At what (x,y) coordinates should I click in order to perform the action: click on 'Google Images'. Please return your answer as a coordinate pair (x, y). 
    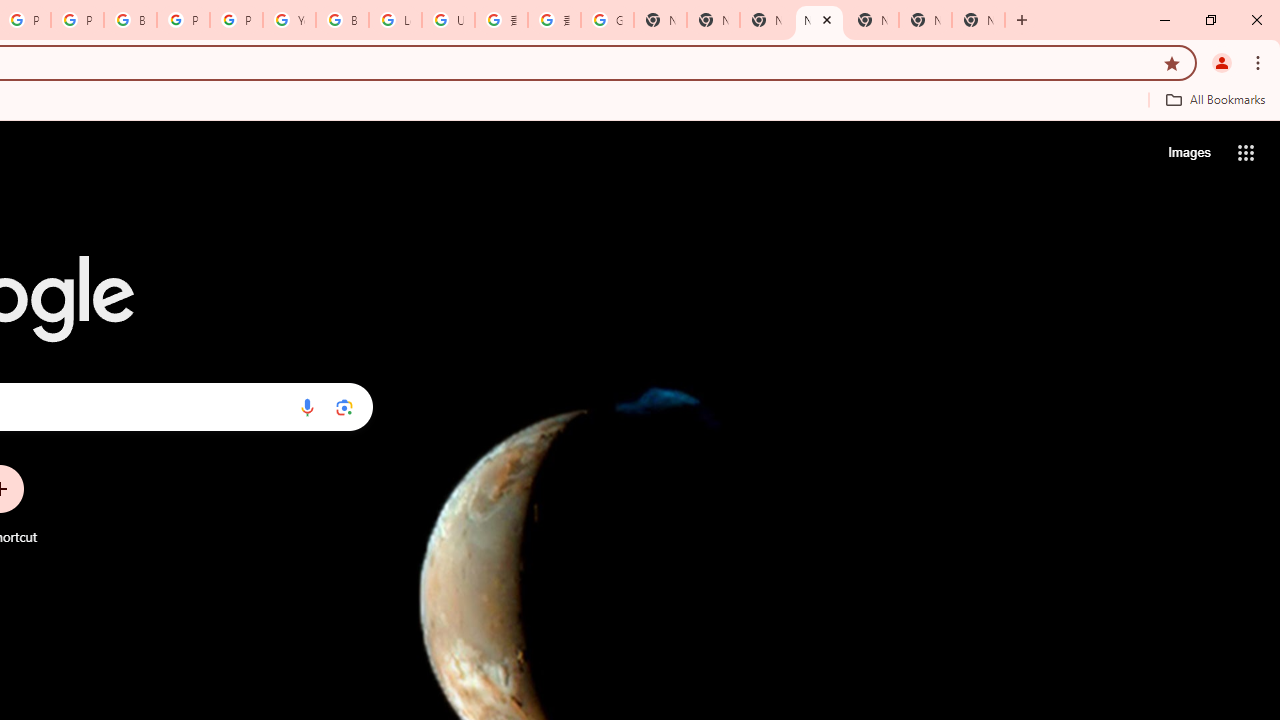
    Looking at the image, I should click on (606, 20).